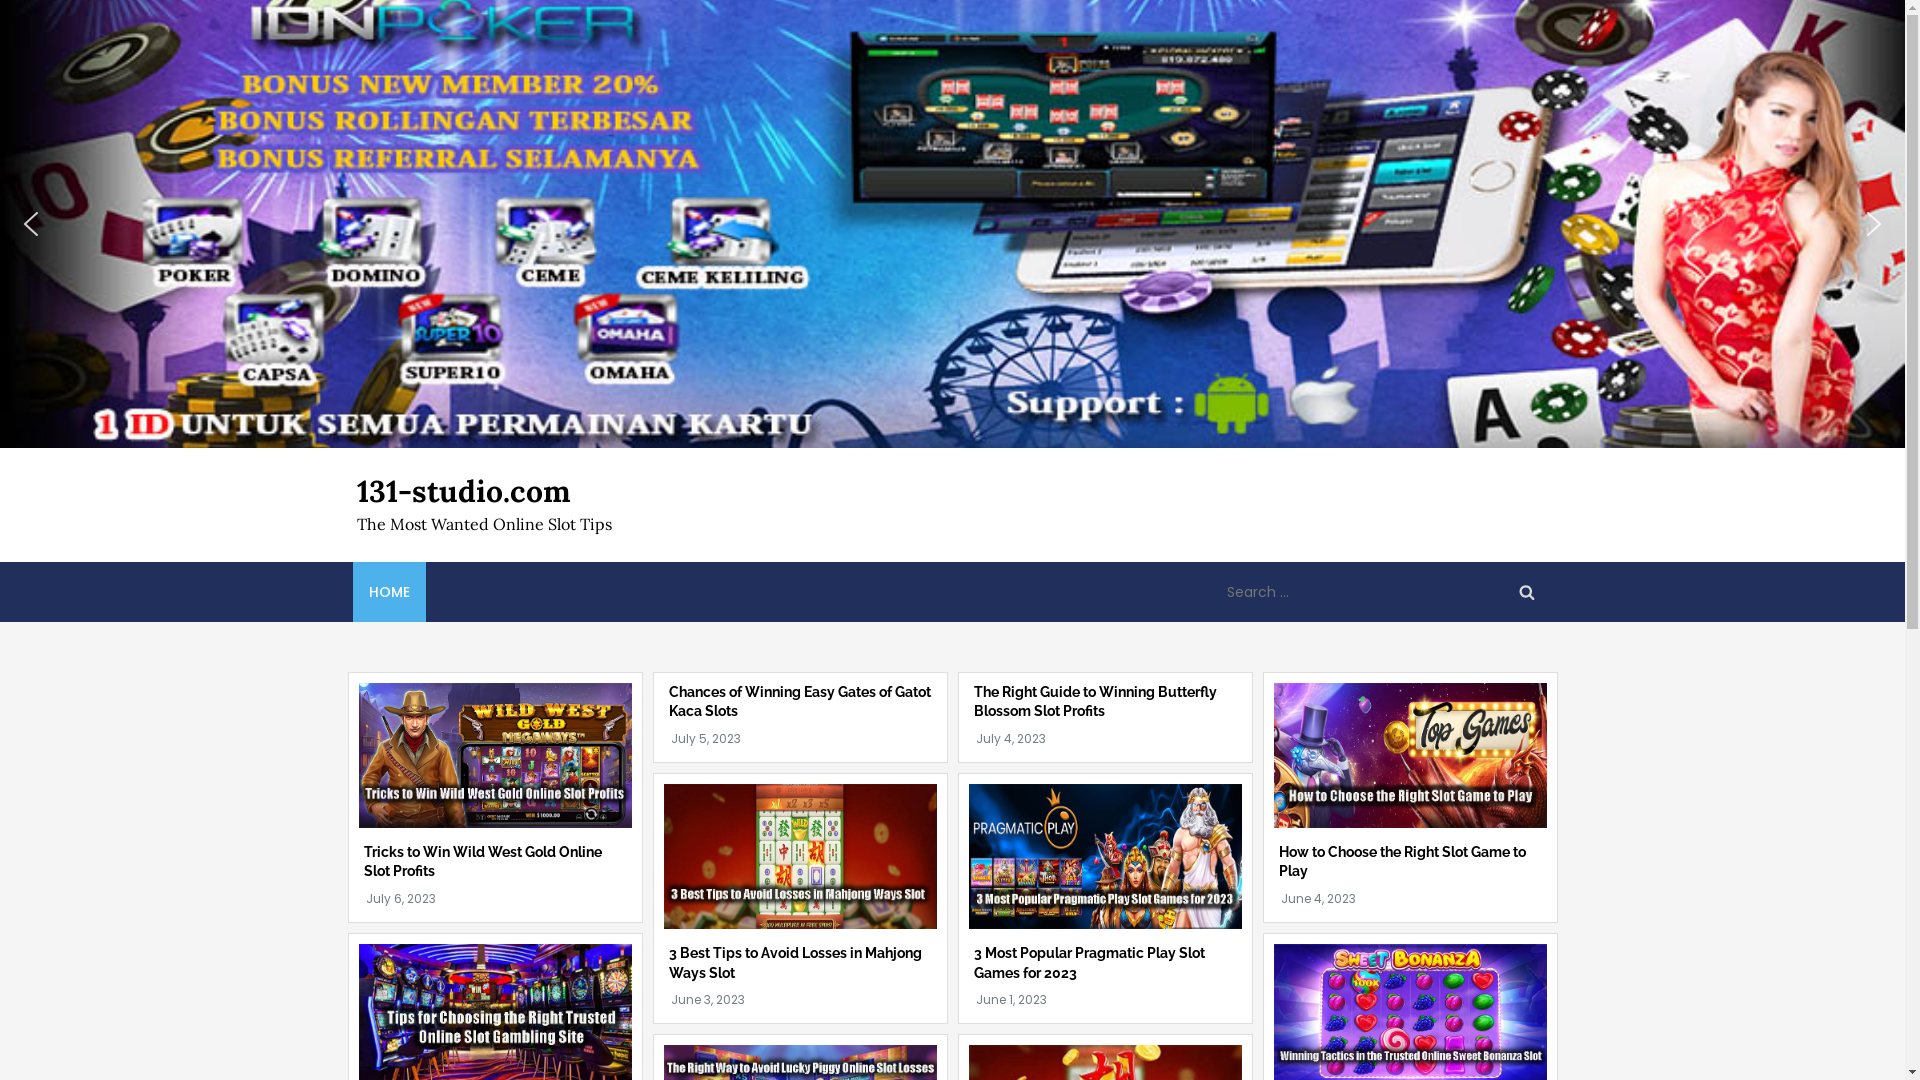  What do you see at coordinates (388, 590) in the screenshot?
I see `'HOME'` at bounding box center [388, 590].